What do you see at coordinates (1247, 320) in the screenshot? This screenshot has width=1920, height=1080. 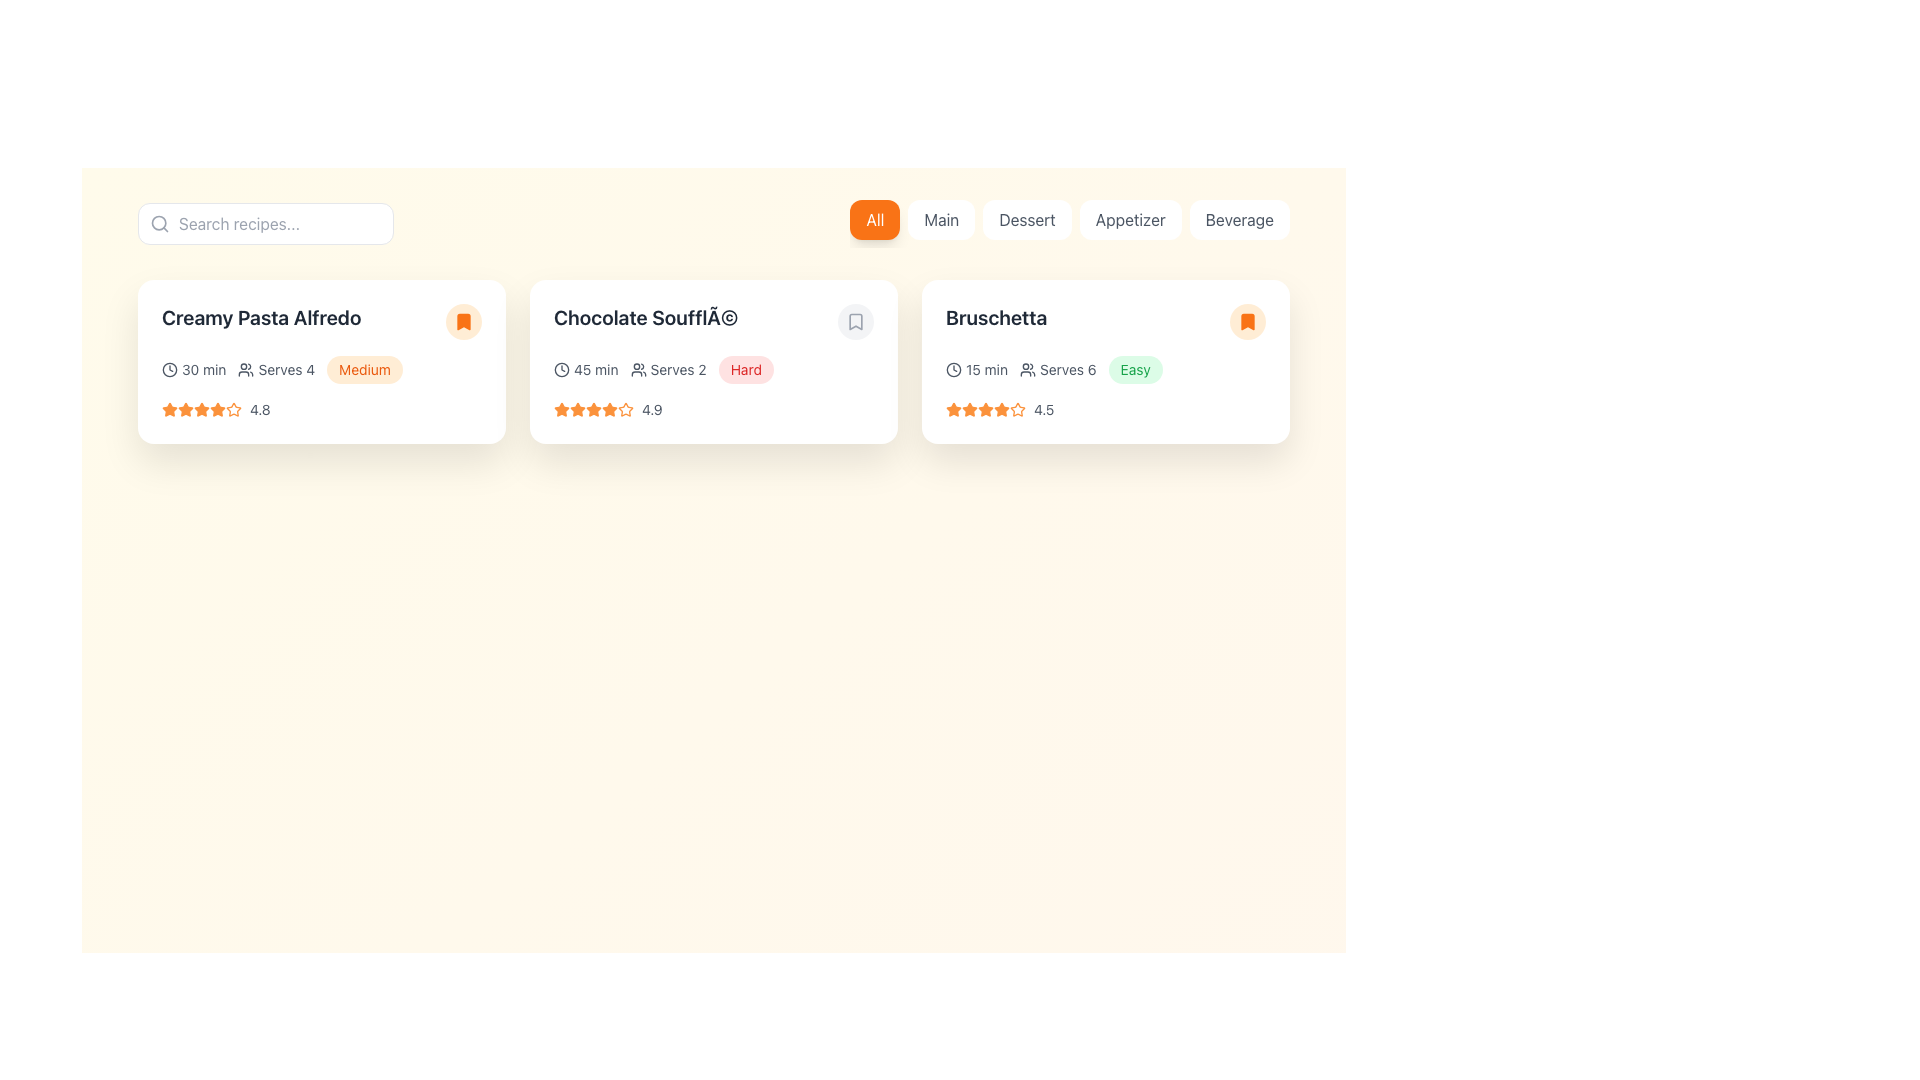 I see `the bookmarking icon located in the top right corner of the 'Bruschetta' recipe card to bookmark or unbookmark the card` at bounding box center [1247, 320].